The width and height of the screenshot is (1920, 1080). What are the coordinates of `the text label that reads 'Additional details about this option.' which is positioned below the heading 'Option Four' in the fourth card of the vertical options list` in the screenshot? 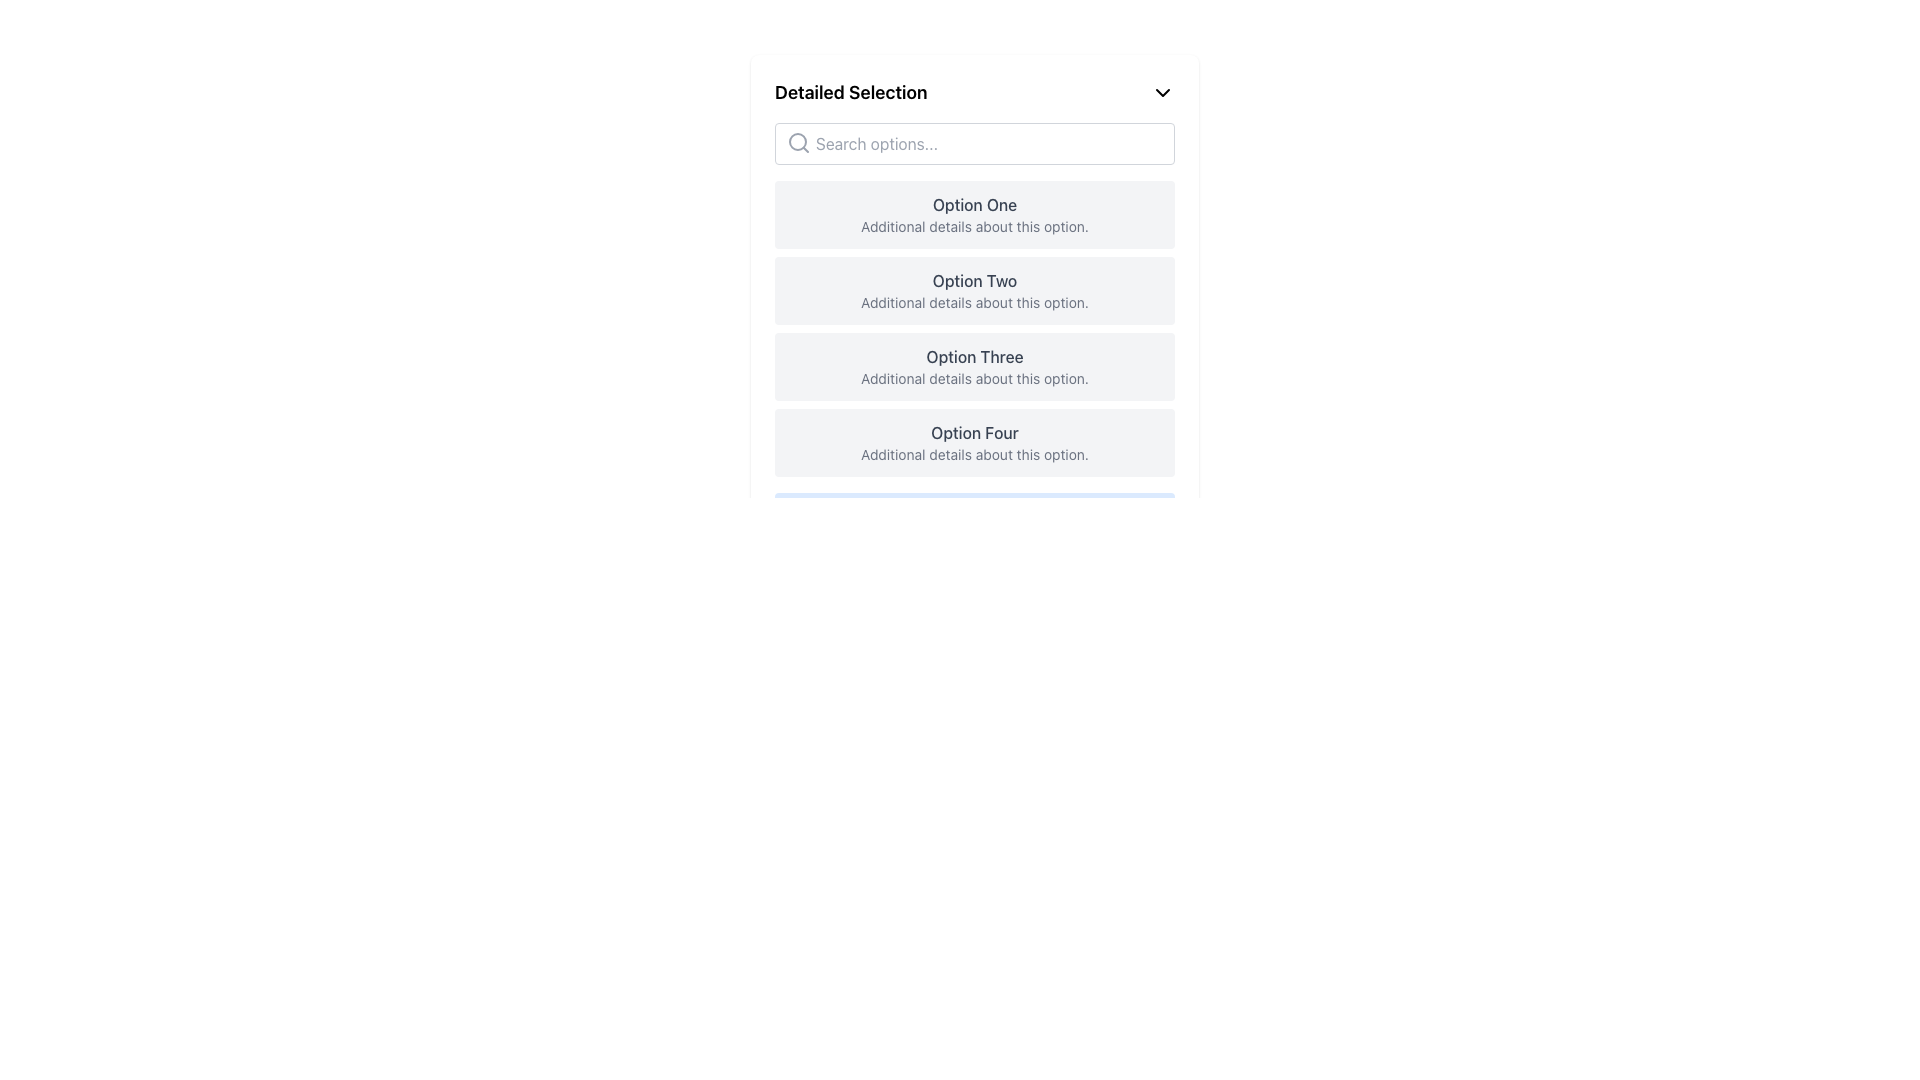 It's located at (974, 455).